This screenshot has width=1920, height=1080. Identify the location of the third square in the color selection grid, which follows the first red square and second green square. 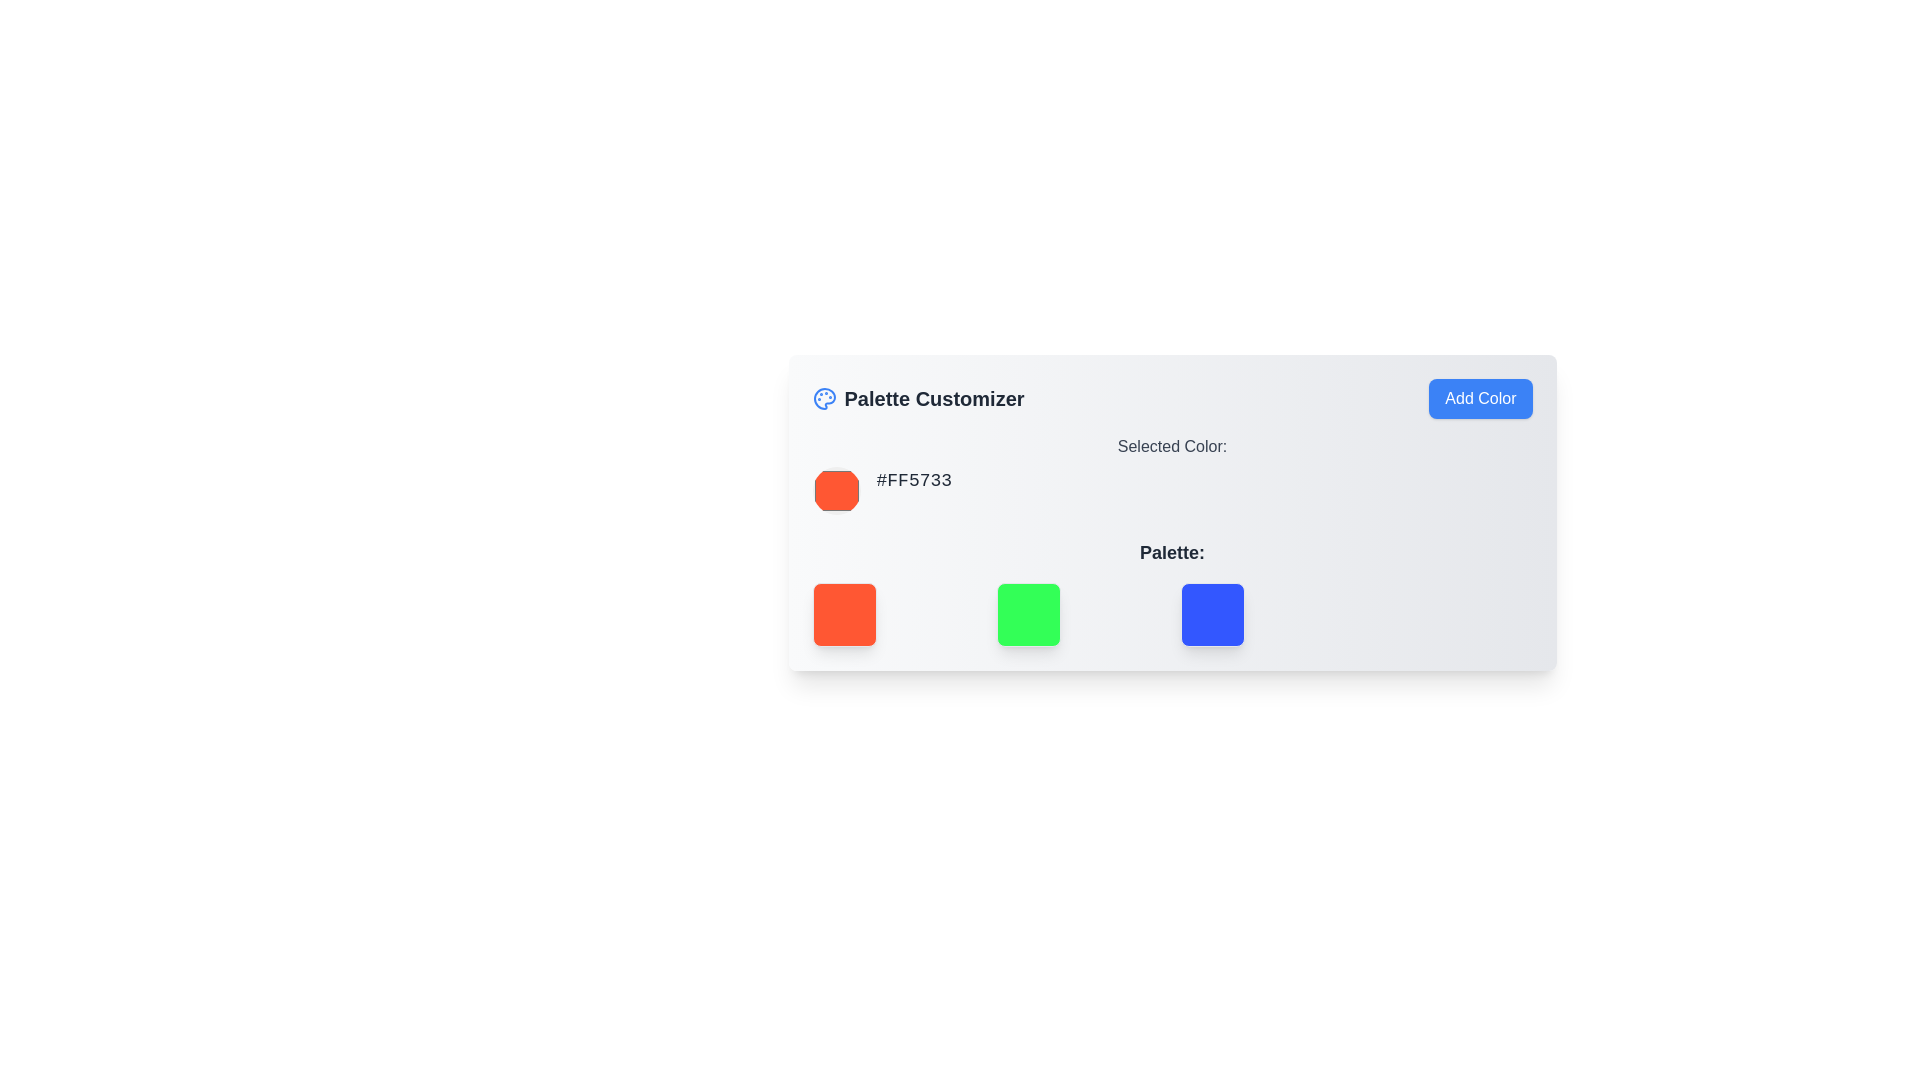
(1263, 613).